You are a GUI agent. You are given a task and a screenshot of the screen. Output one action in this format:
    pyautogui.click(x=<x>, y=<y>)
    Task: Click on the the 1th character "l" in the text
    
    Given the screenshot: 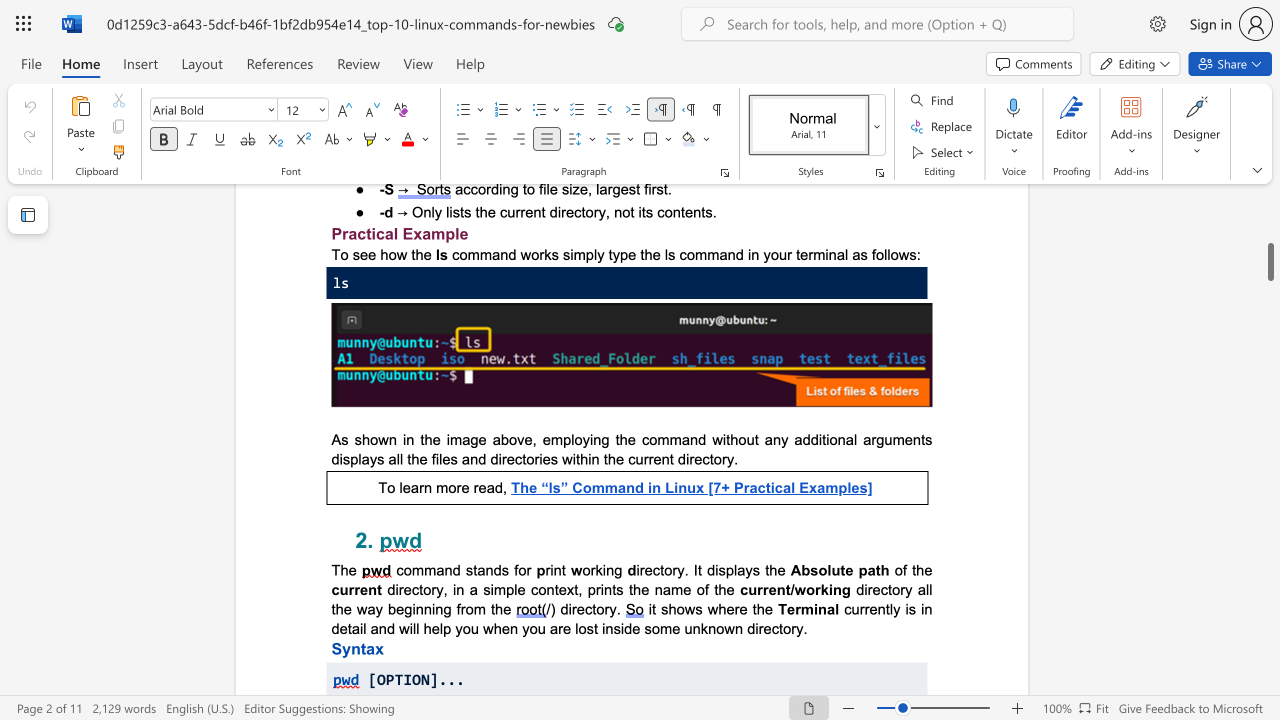 What is the action you would take?
    pyautogui.click(x=855, y=438)
    